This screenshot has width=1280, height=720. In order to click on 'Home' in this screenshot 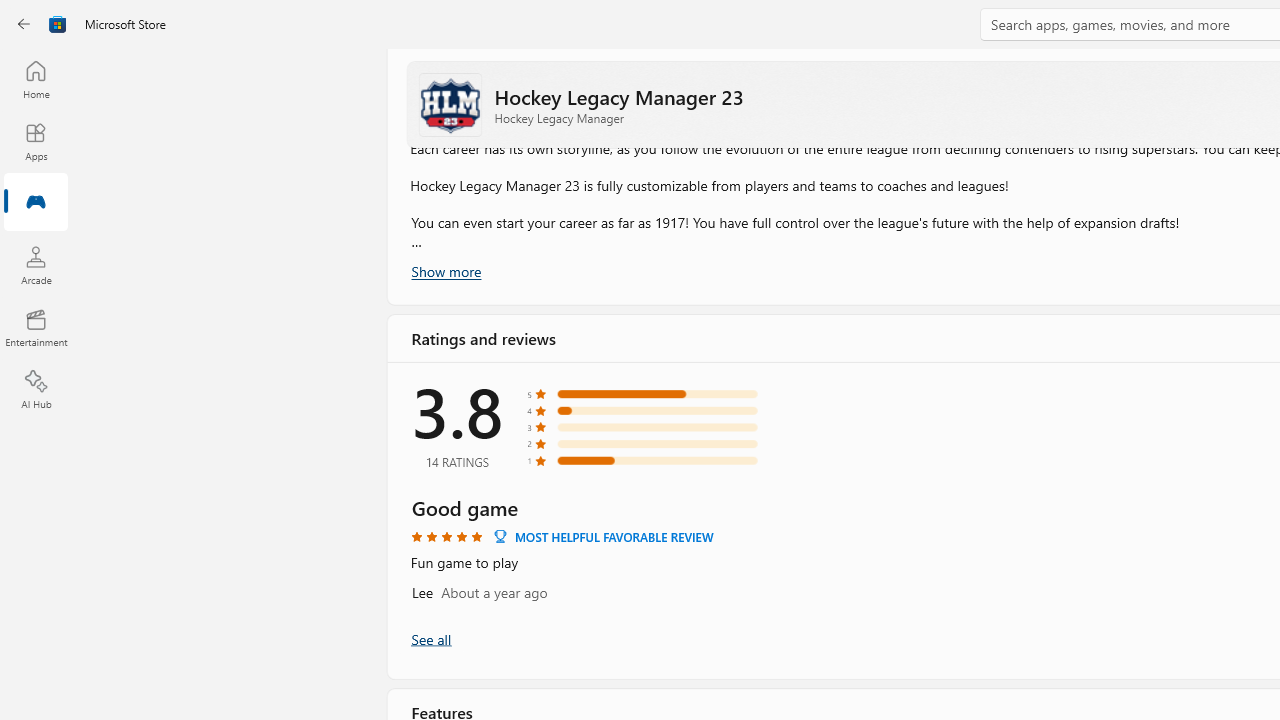, I will do `click(35, 78)`.